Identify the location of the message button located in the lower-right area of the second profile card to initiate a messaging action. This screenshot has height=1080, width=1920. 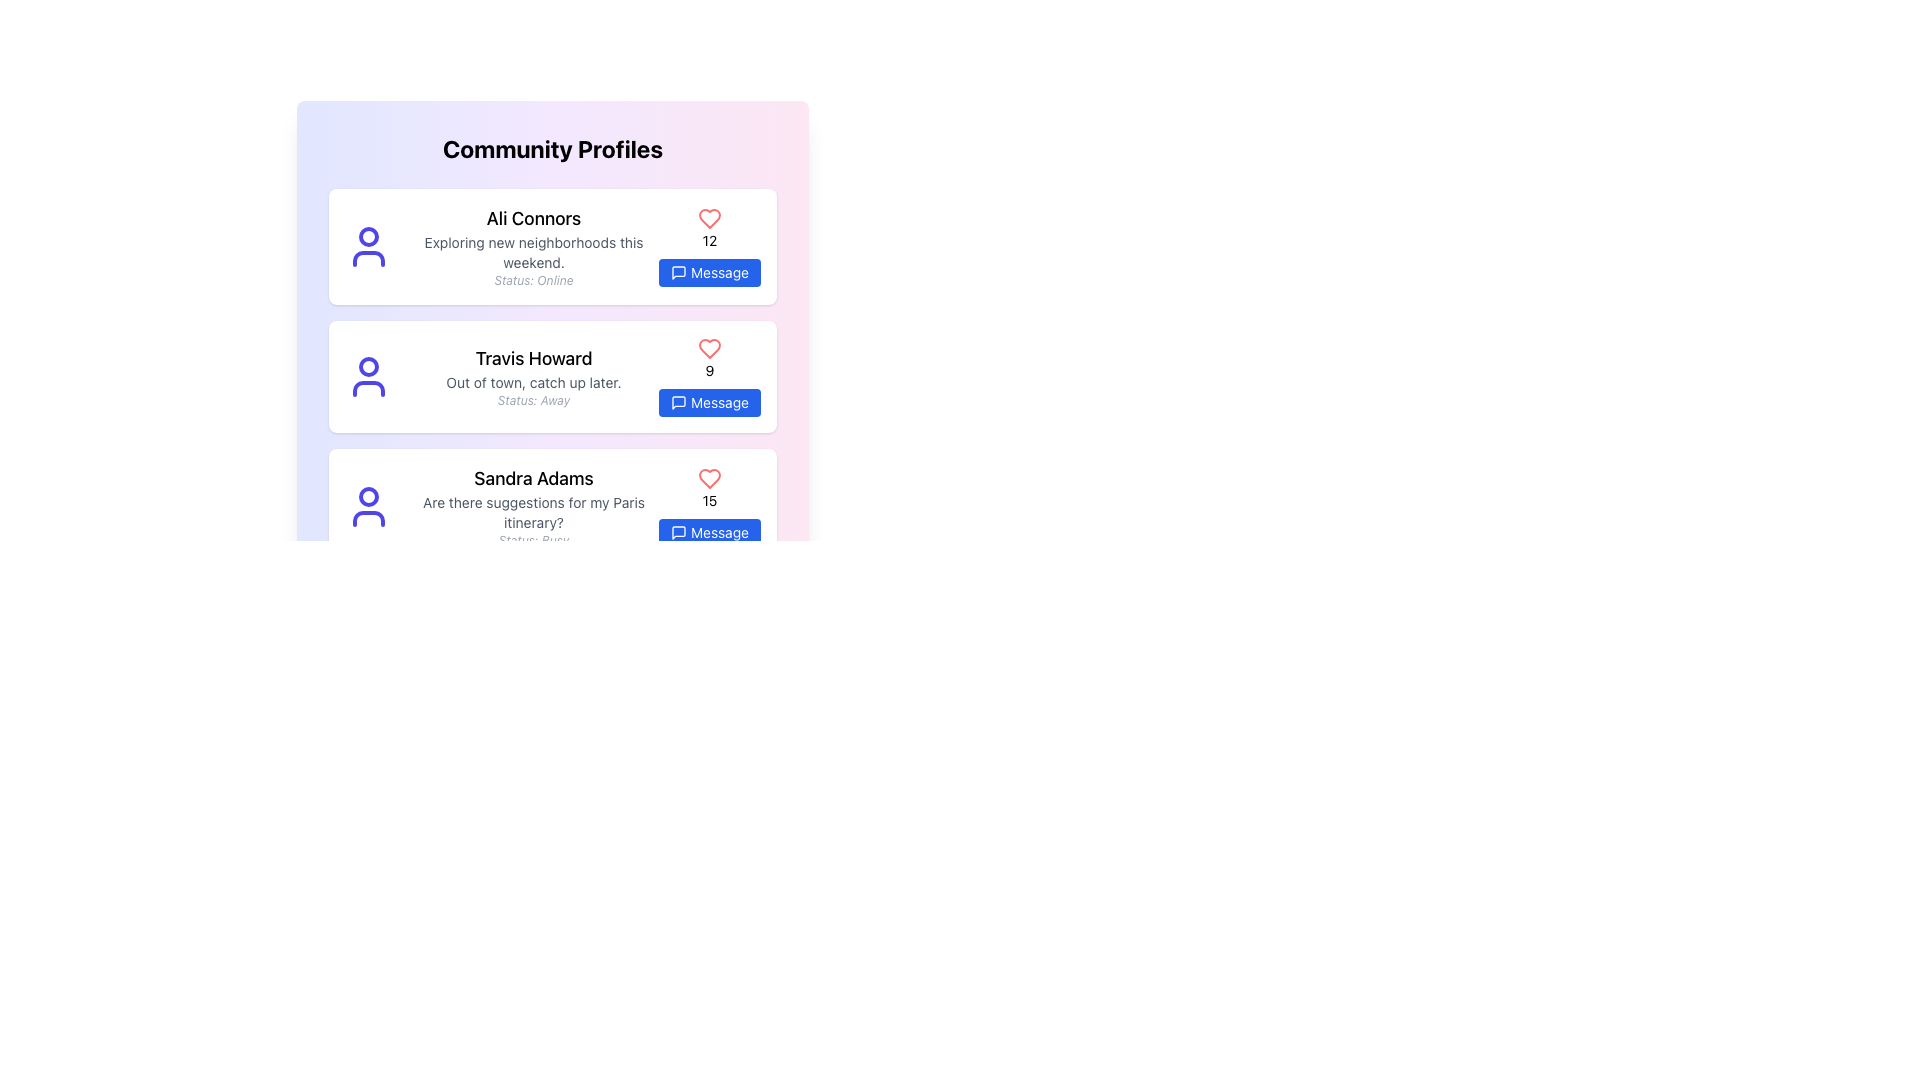
(710, 402).